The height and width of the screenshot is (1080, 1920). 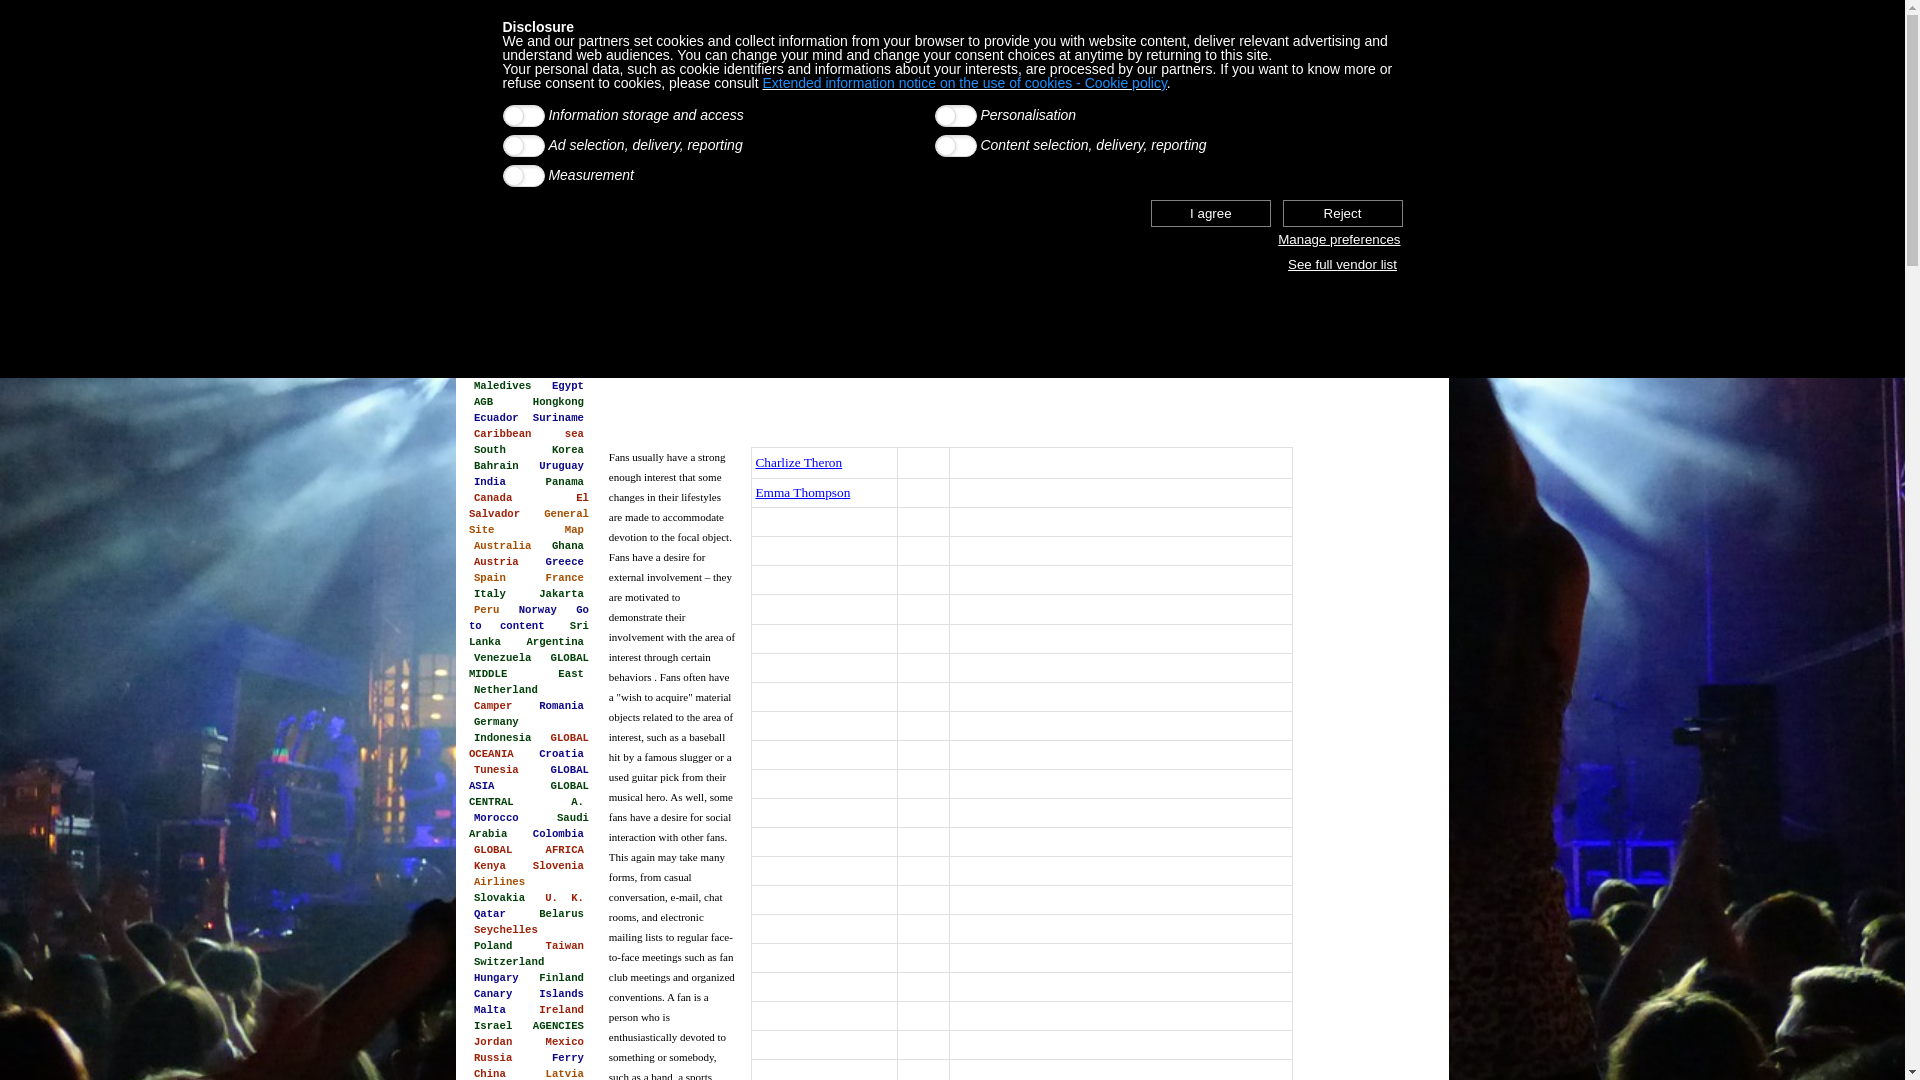 I want to click on 'Taiwan', so click(x=564, y=945).